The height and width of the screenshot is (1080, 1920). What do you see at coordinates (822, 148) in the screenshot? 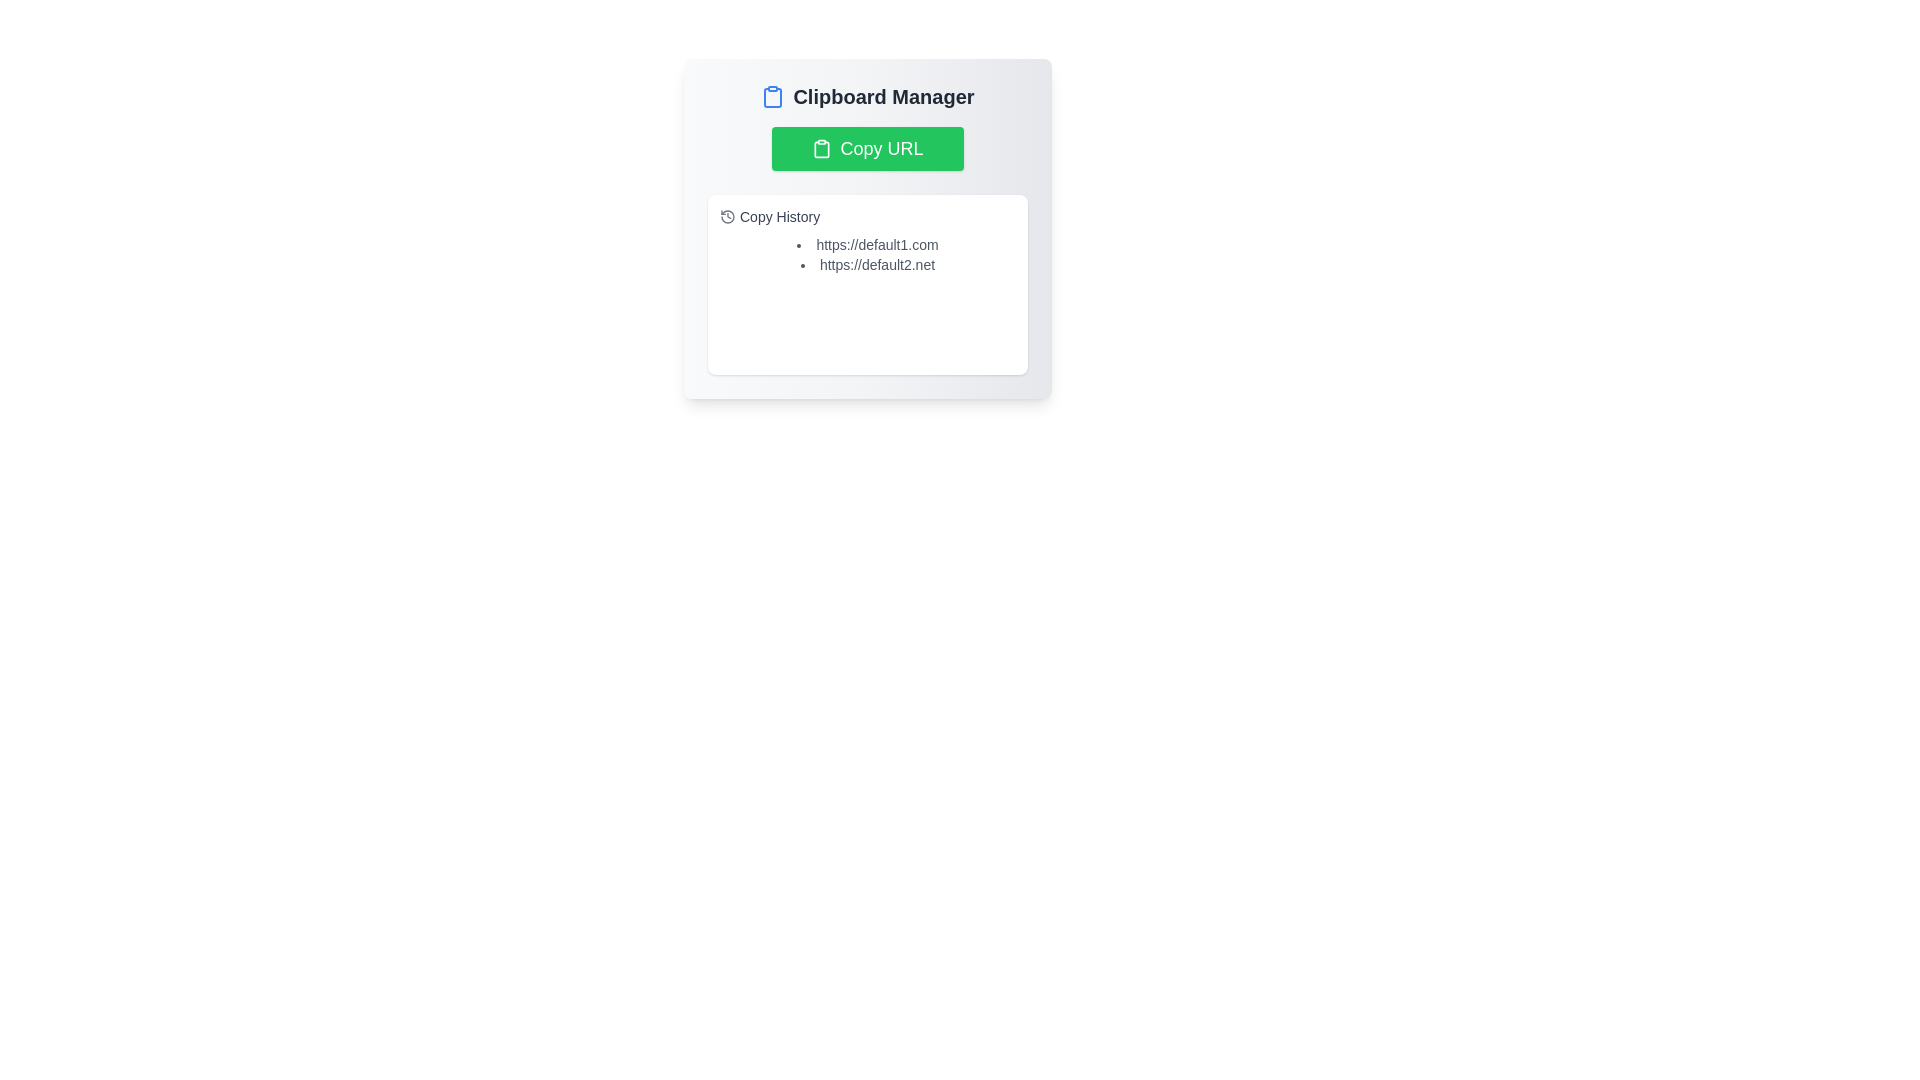
I see `the clipboard icon, which is a vertically-oriented rectangular shape with a rounded inner rectangle at the top, located near the title 'Clipboard Manager'` at bounding box center [822, 148].